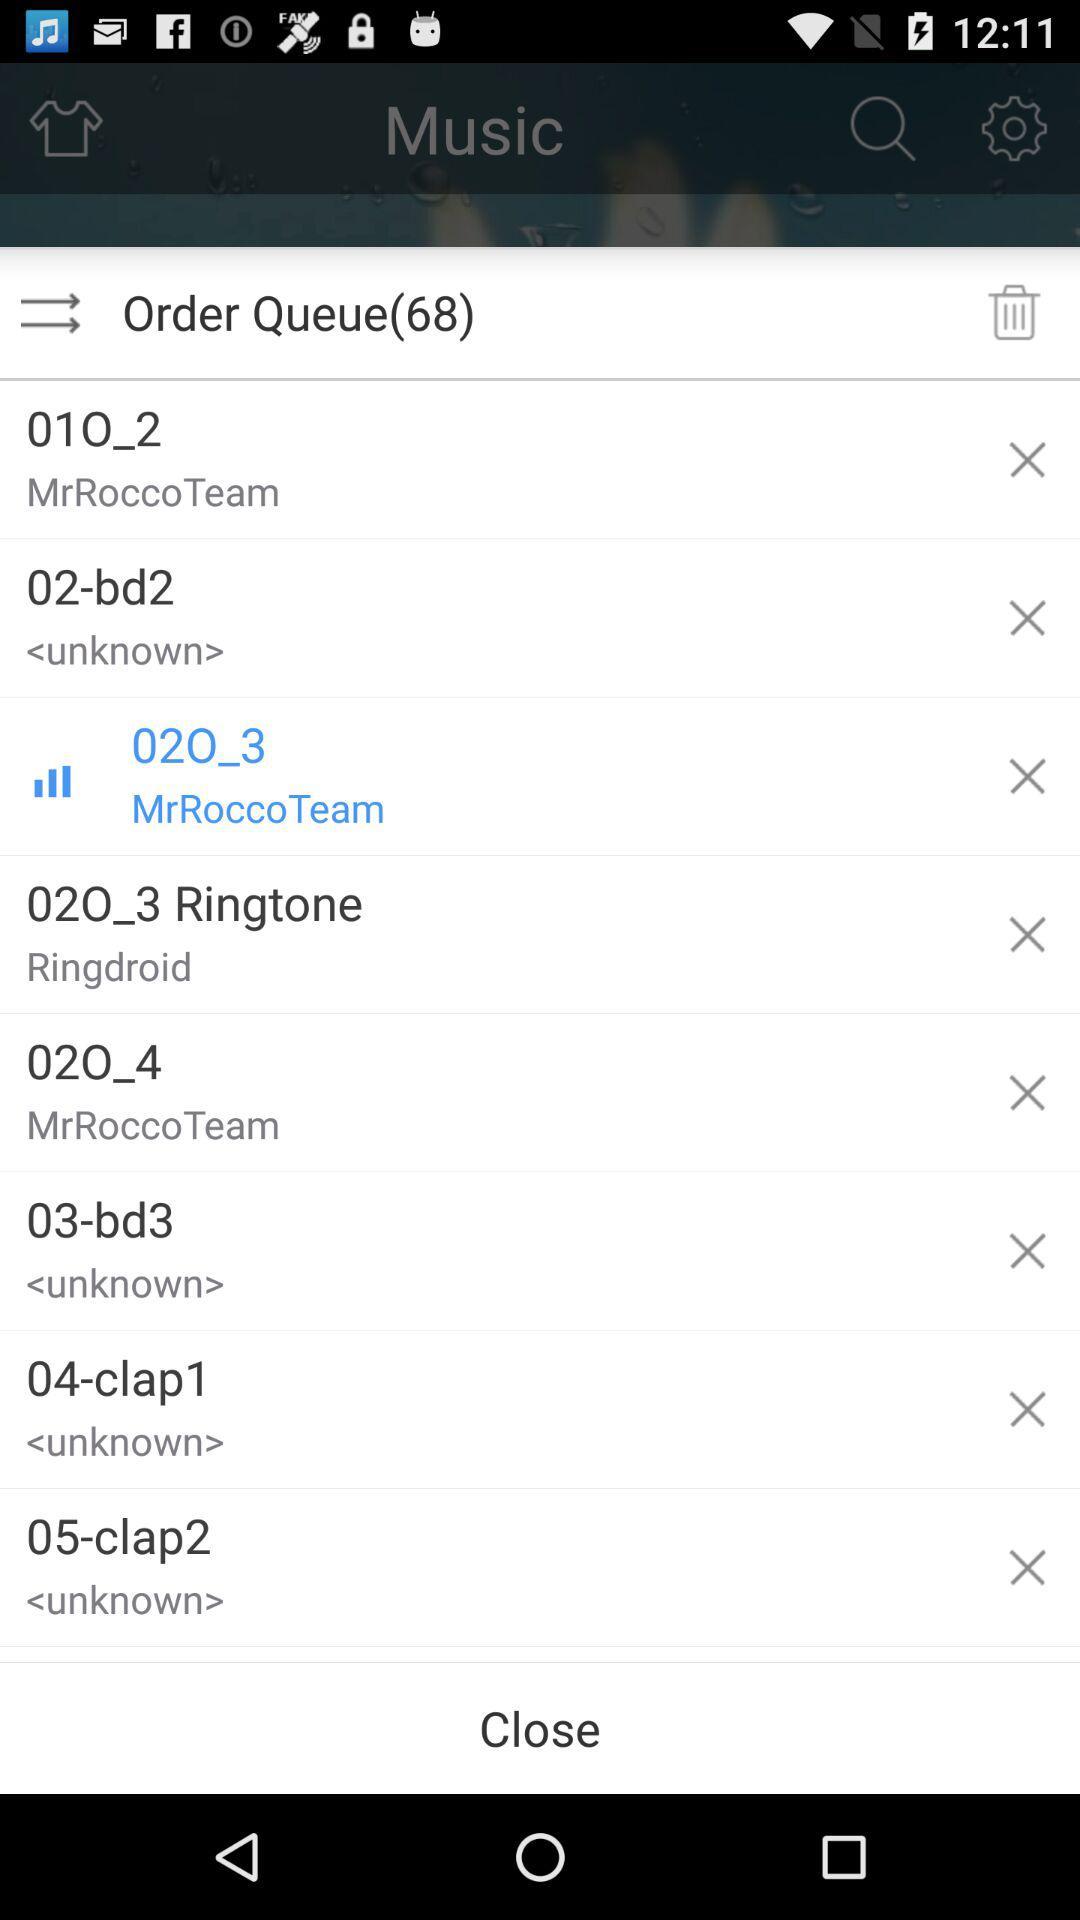  What do you see at coordinates (487, 973) in the screenshot?
I see `item above the 02o_4 item` at bounding box center [487, 973].